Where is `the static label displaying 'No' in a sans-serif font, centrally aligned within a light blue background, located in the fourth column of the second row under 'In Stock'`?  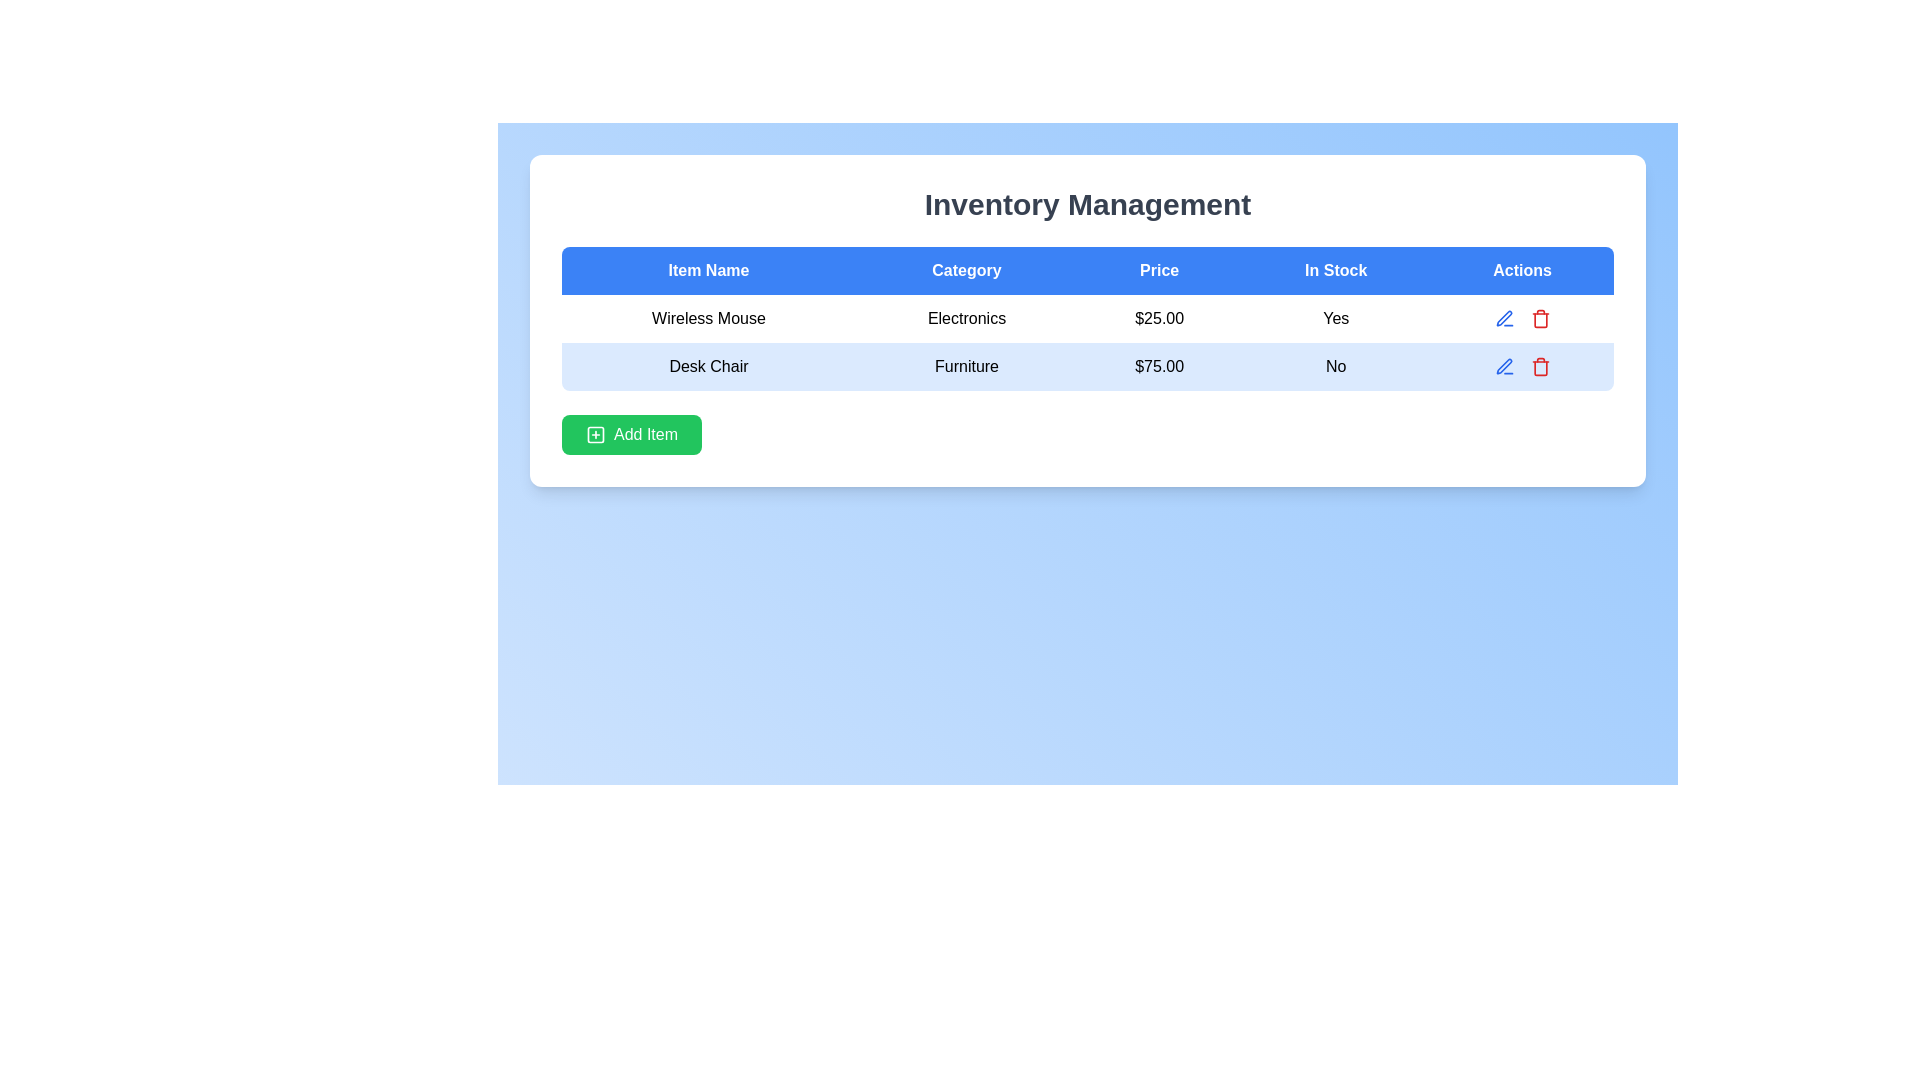 the static label displaying 'No' in a sans-serif font, centrally aligned within a light blue background, located in the fourth column of the second row under 'In Stock' is located at coordinates (1336, 366).